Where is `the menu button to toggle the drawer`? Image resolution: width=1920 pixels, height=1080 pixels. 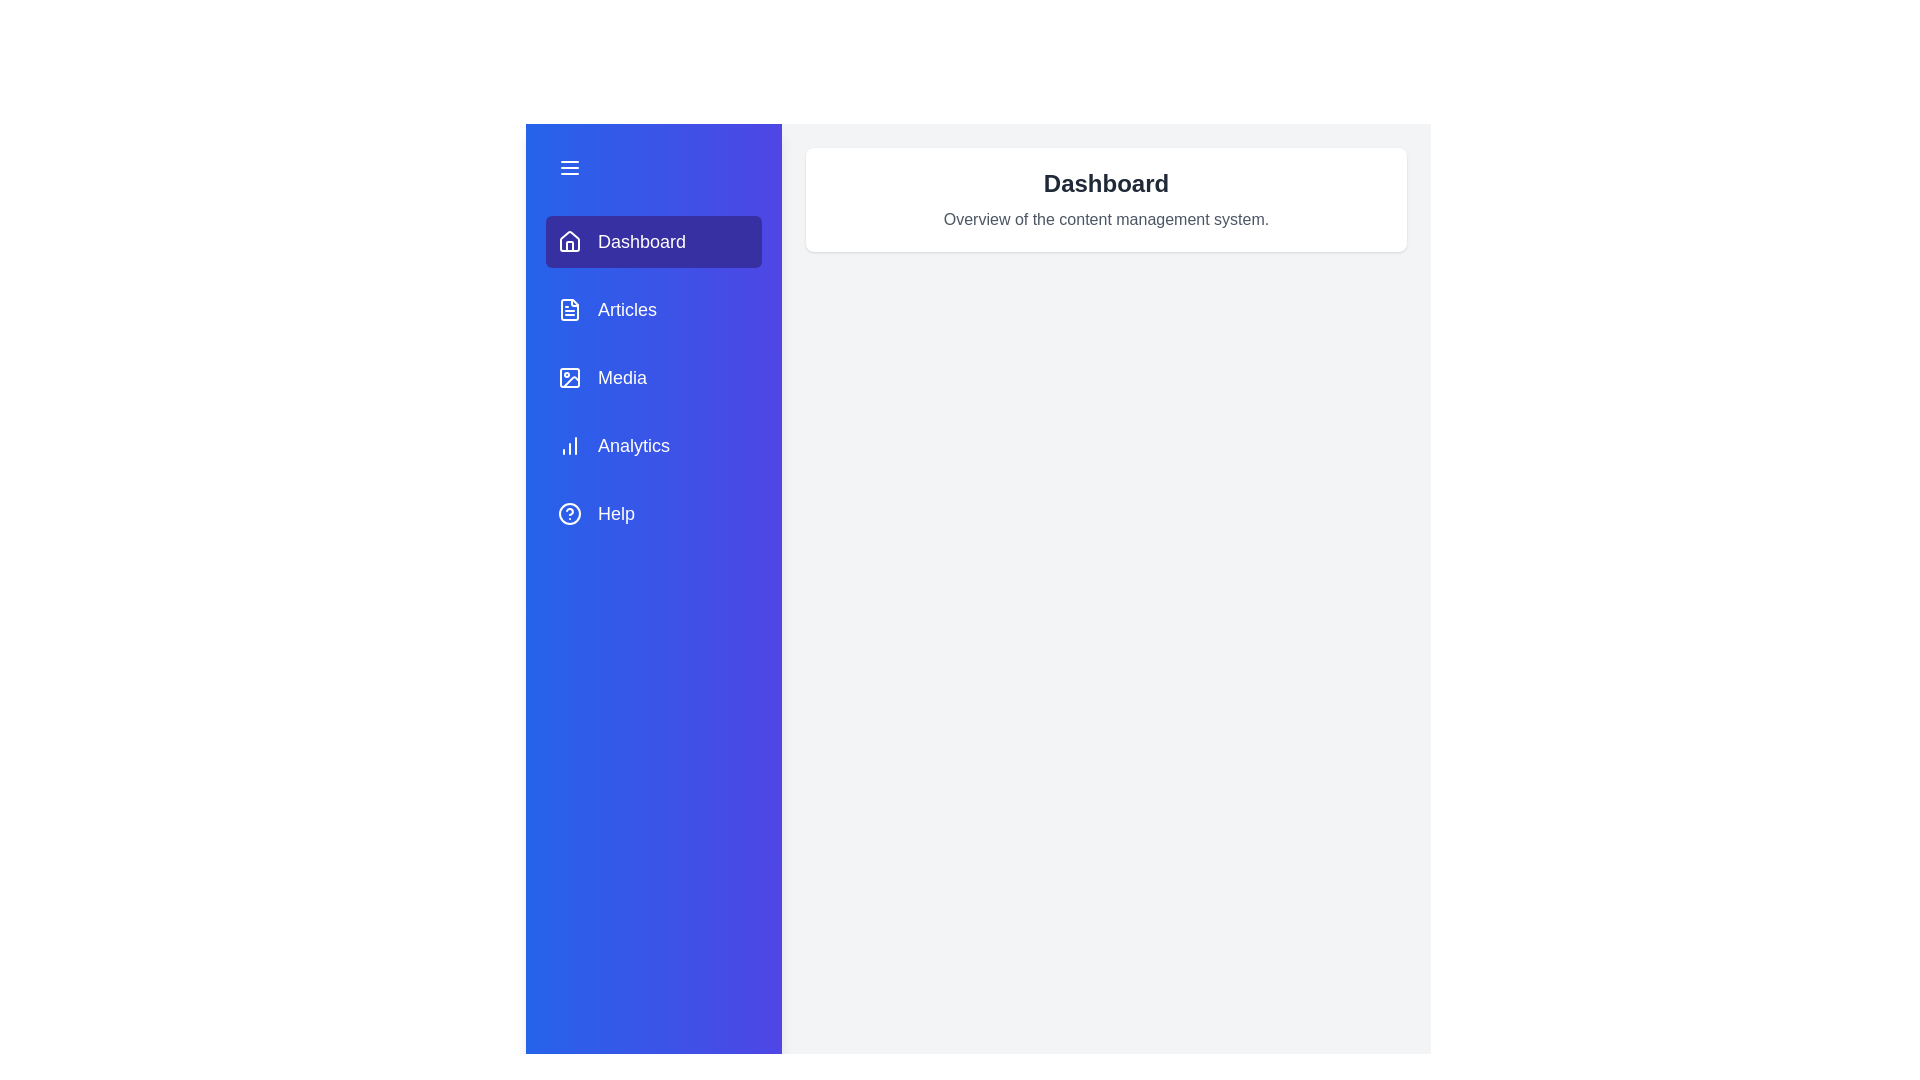
the menu button to toggle the drawer is located at coordinates (653, 167).